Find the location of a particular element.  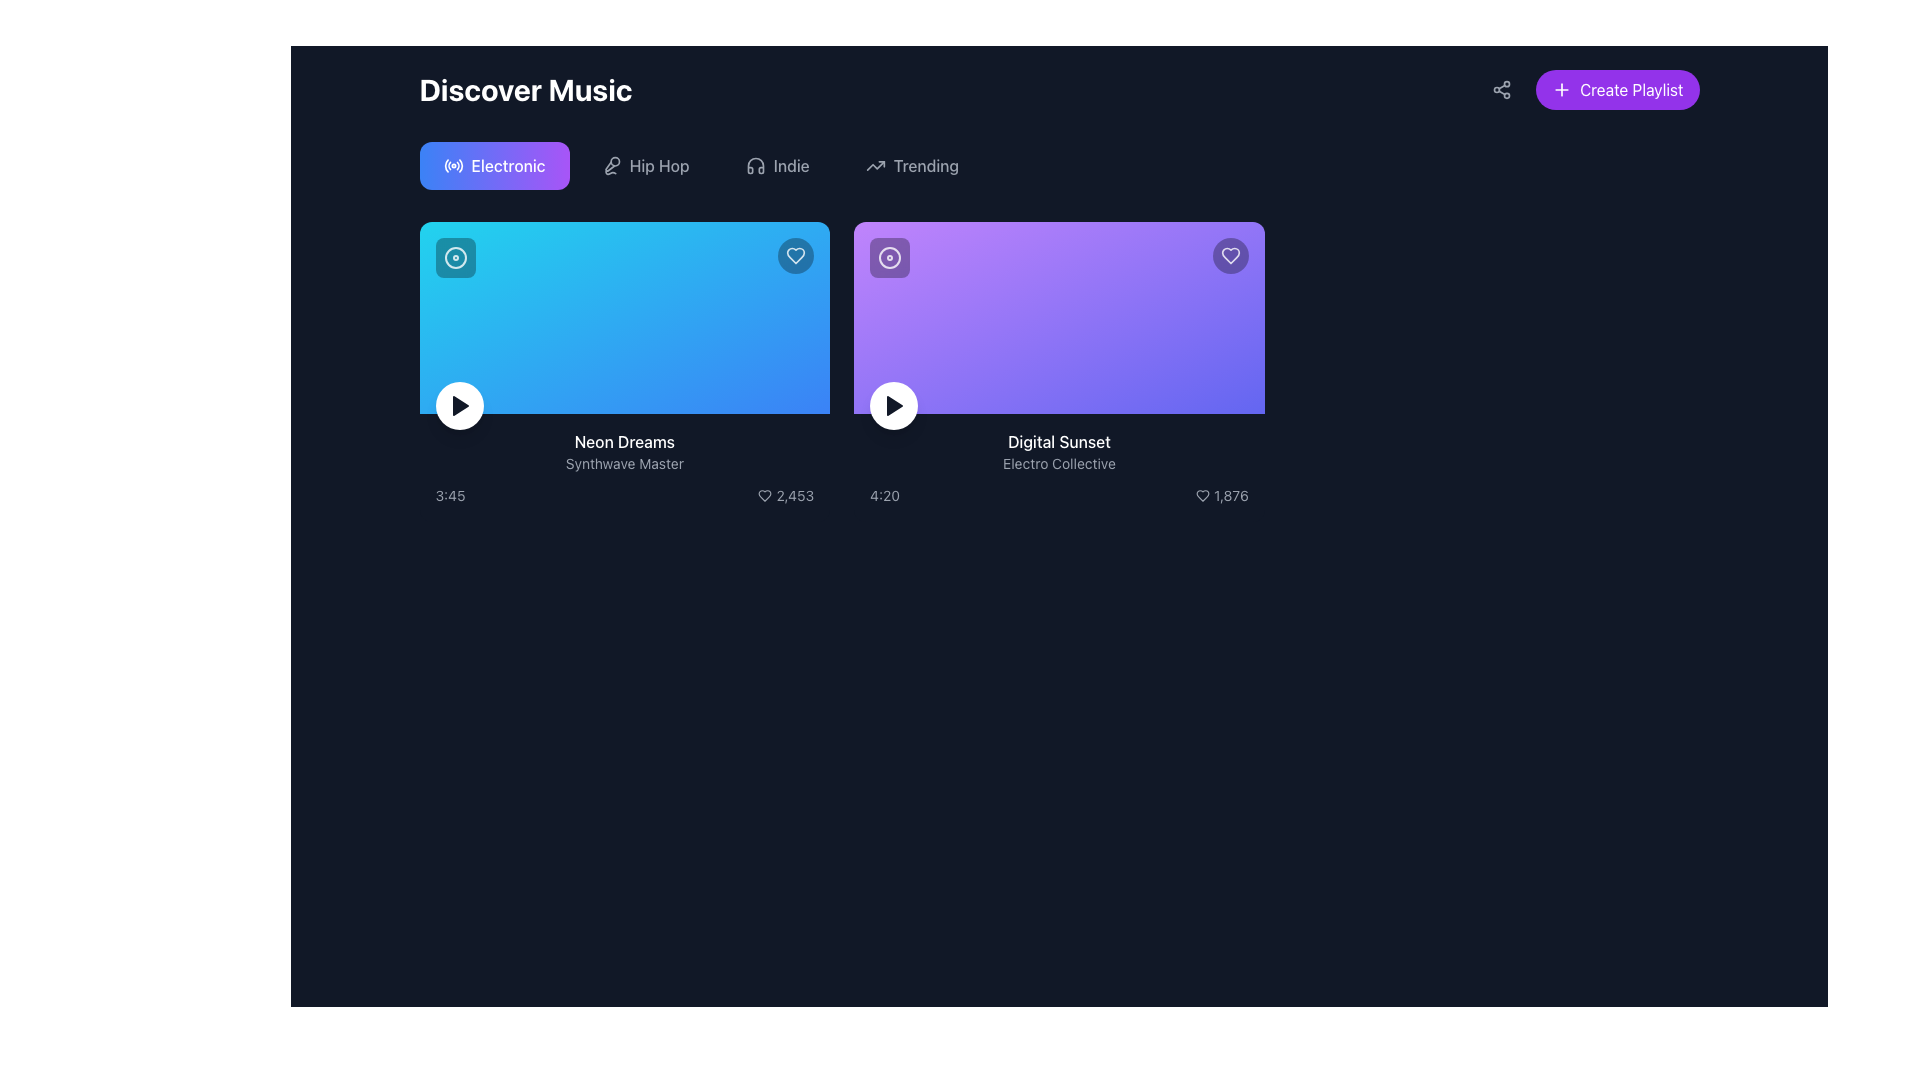

the heart icon button located at the top-right corner of the card for the song 'Digital Sunset' in the second column of the music discovery section is located at coordinates (1229, 254).